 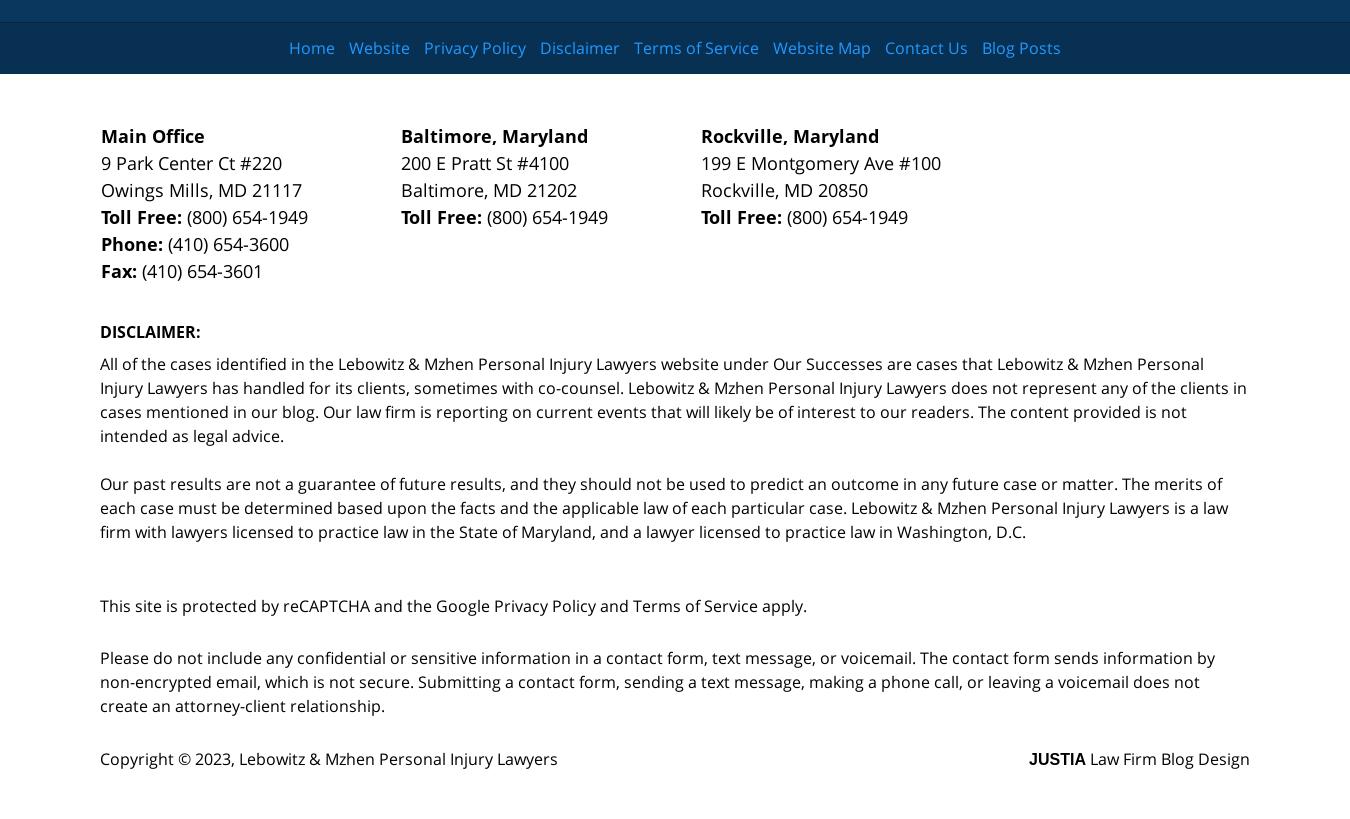 I want to click on '21117', so click(x=276, y=189).